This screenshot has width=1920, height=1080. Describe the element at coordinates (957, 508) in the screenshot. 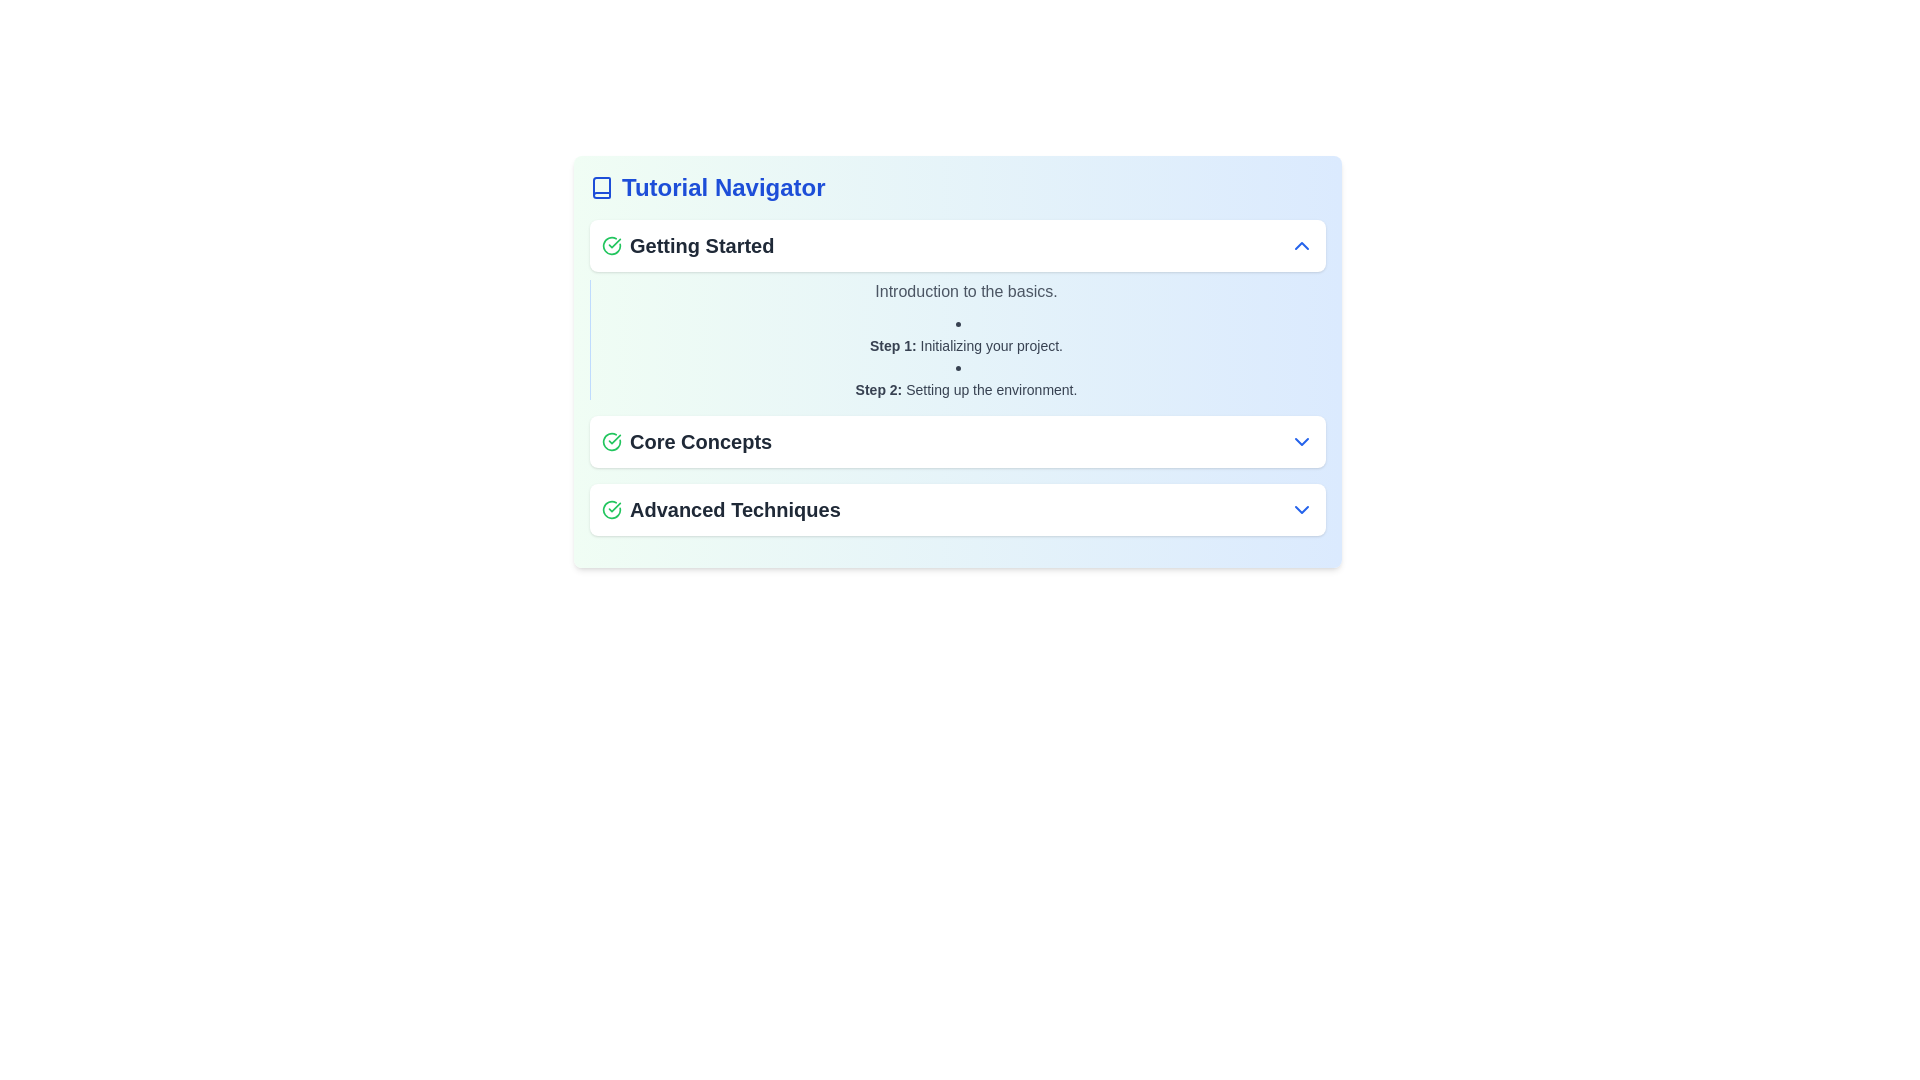

I see `the third item` at that location.